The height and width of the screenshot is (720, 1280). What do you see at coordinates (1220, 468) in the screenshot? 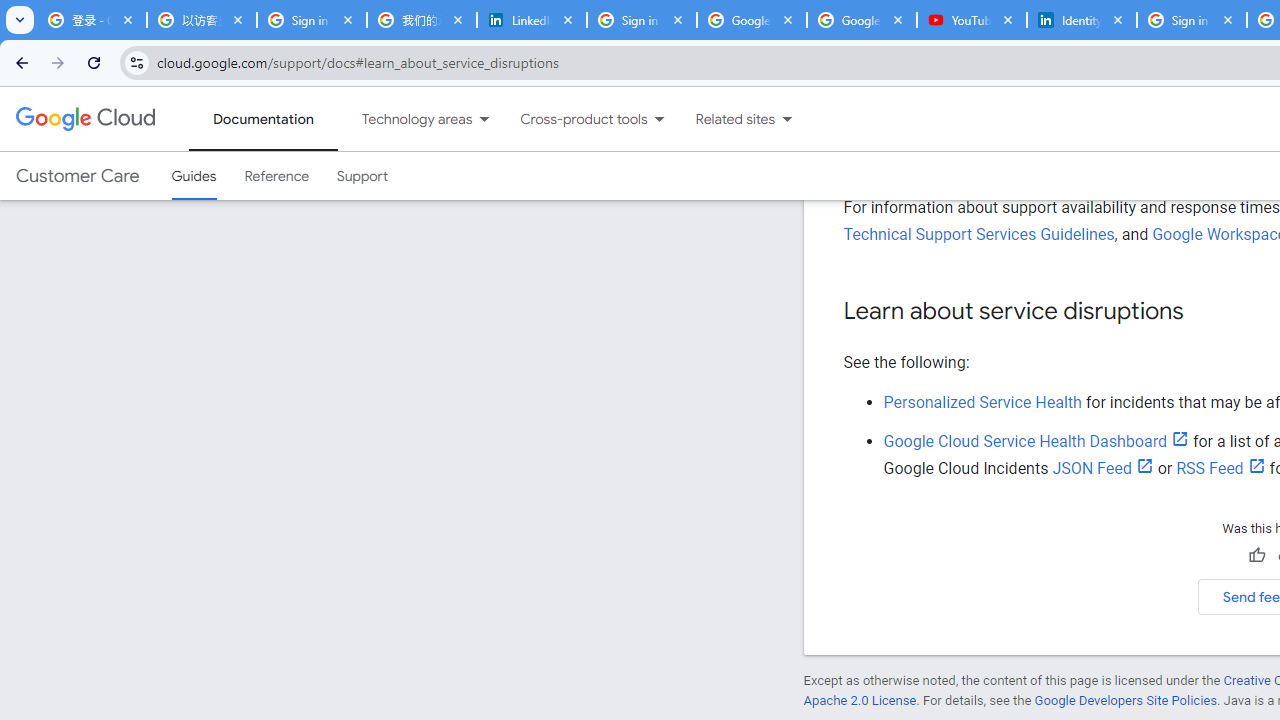
I see `'RSS Feed'` at bounding box center [1220, 468].